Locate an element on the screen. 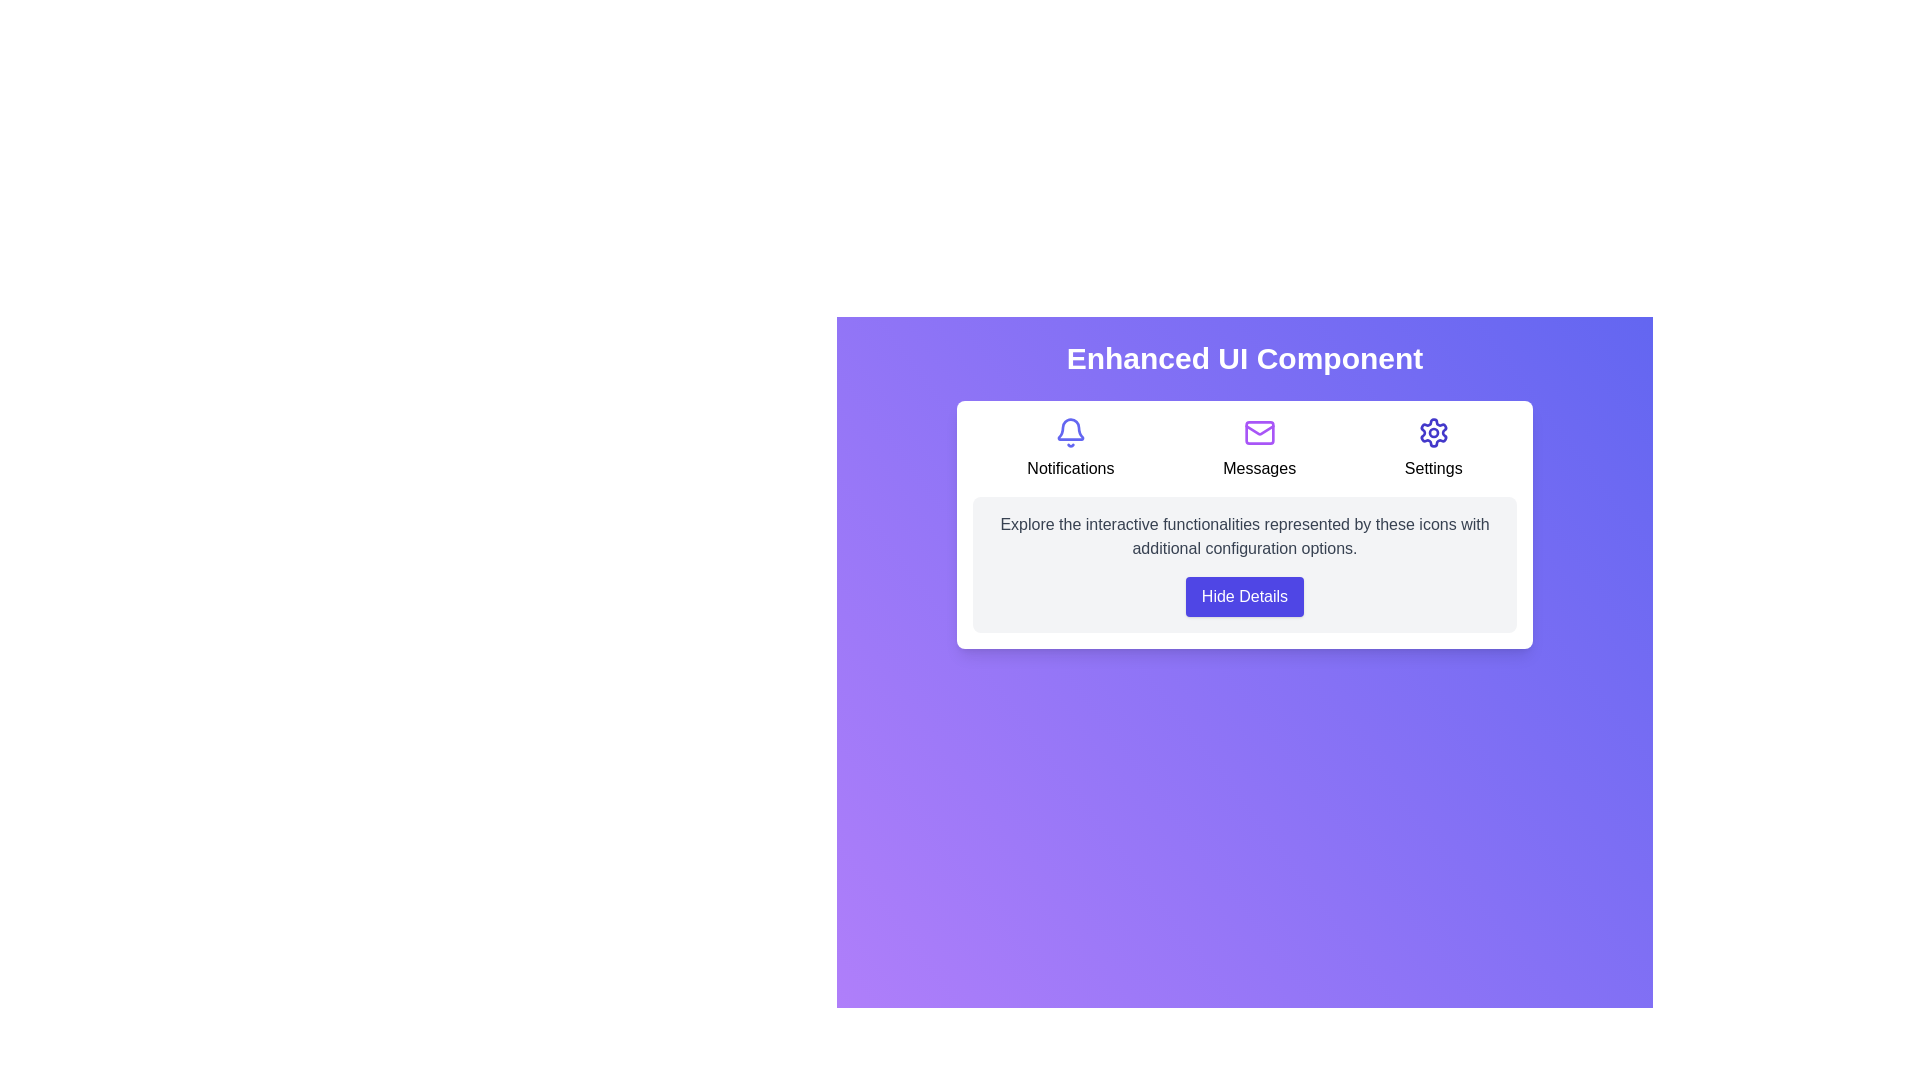  the 'Settings' text label, which is styled in black sans-serif font and located beneath the cogwheel icon on a purple gradient background is located at coordinates (1432, 469).